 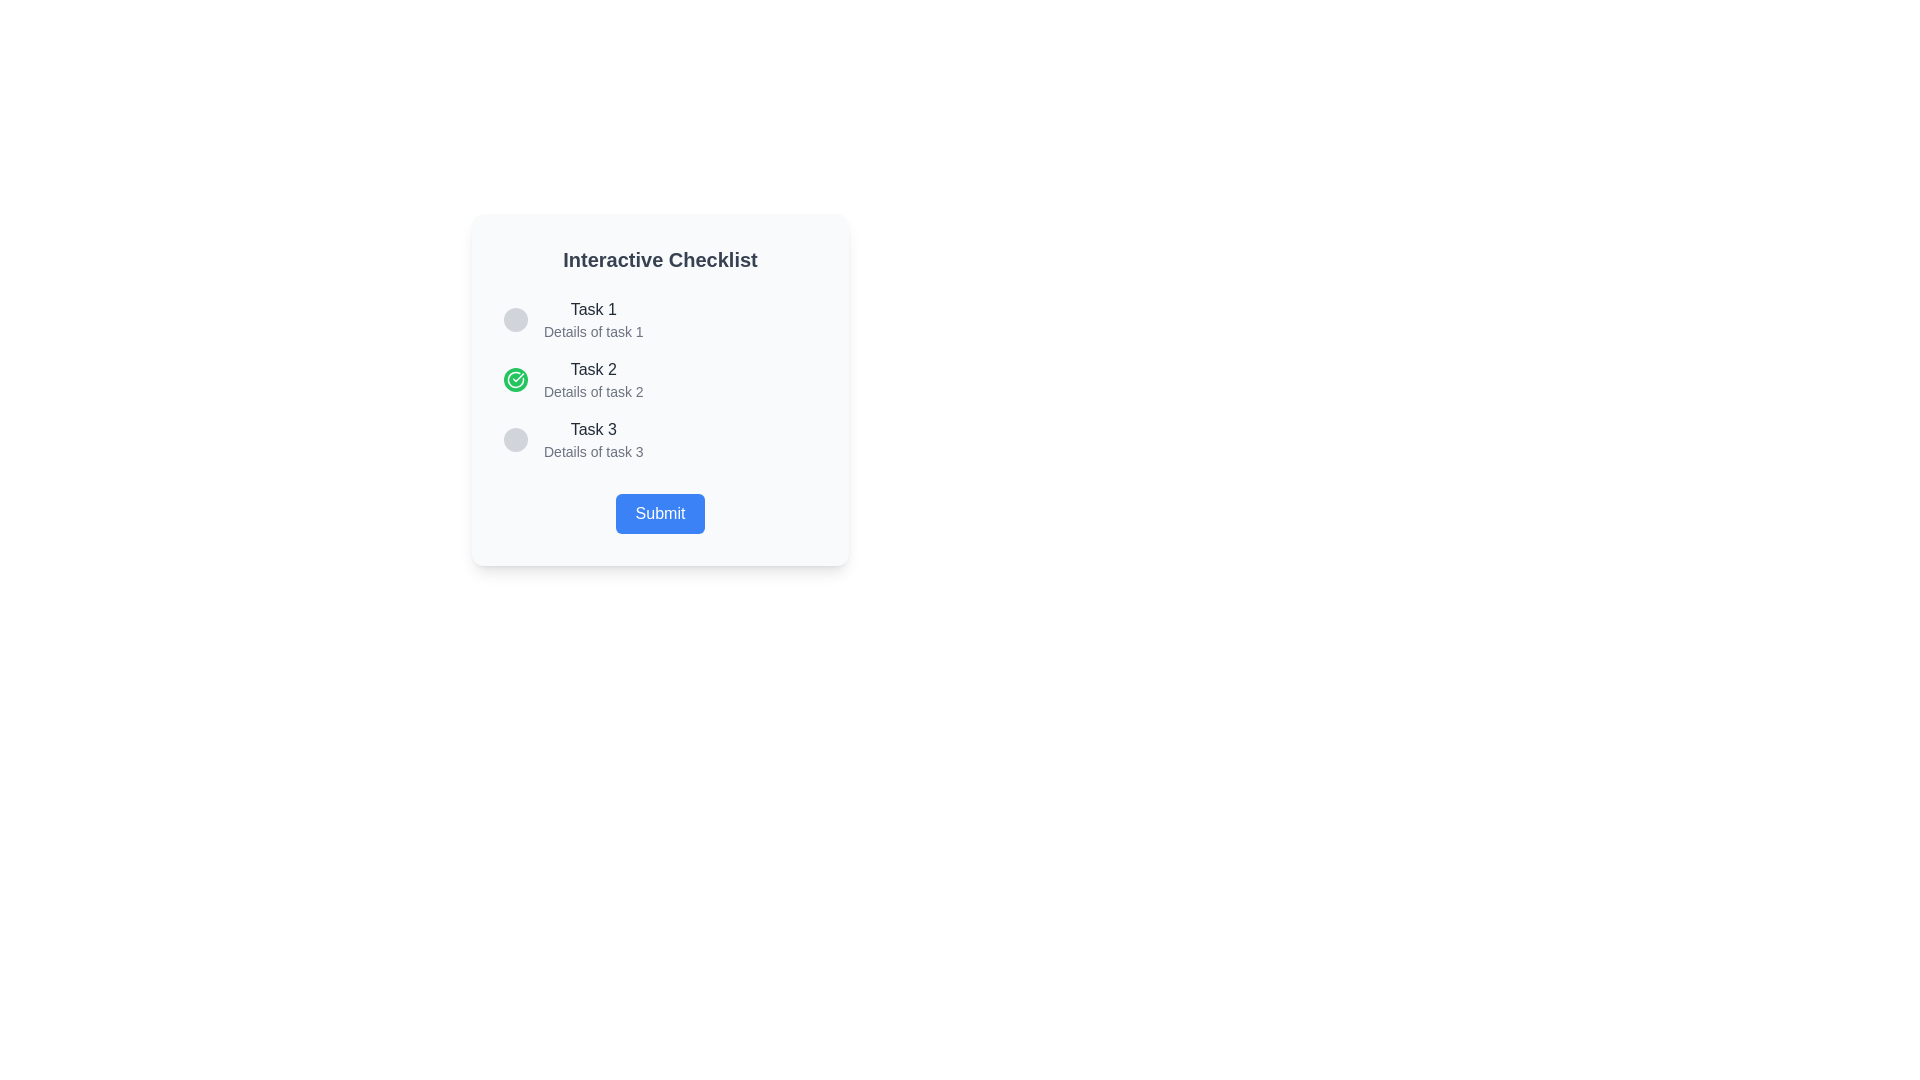 What do you see at coordinates (592, 380) in the screenshot?
I see `text block containing 'Task 2' in bold and 'Details of task 2' in a smaller font, located in the second position of a vertical checklist` at bounding box center [592, 380].